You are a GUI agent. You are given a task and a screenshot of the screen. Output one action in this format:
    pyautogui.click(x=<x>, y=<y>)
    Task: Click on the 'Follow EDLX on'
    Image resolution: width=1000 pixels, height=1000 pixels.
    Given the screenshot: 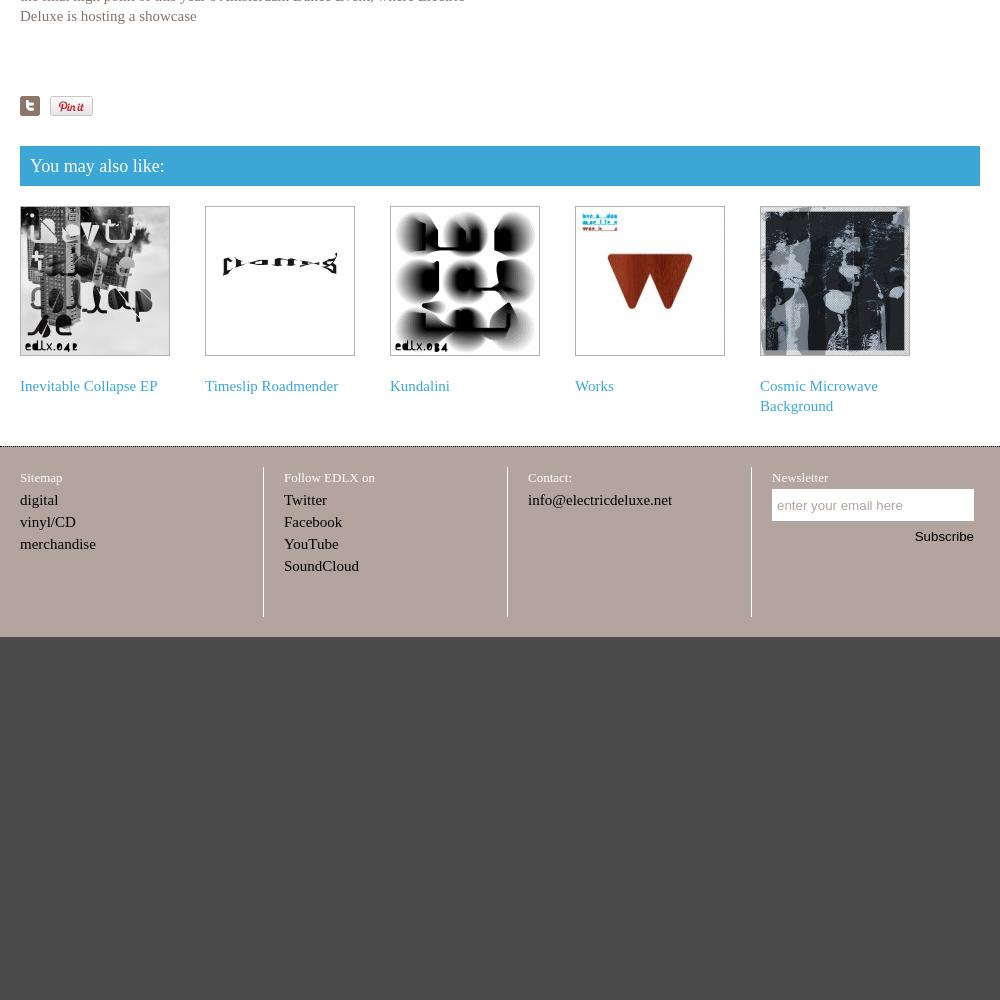 What is the action you would take?
    pyautogui.click(x=328, y=476)
    